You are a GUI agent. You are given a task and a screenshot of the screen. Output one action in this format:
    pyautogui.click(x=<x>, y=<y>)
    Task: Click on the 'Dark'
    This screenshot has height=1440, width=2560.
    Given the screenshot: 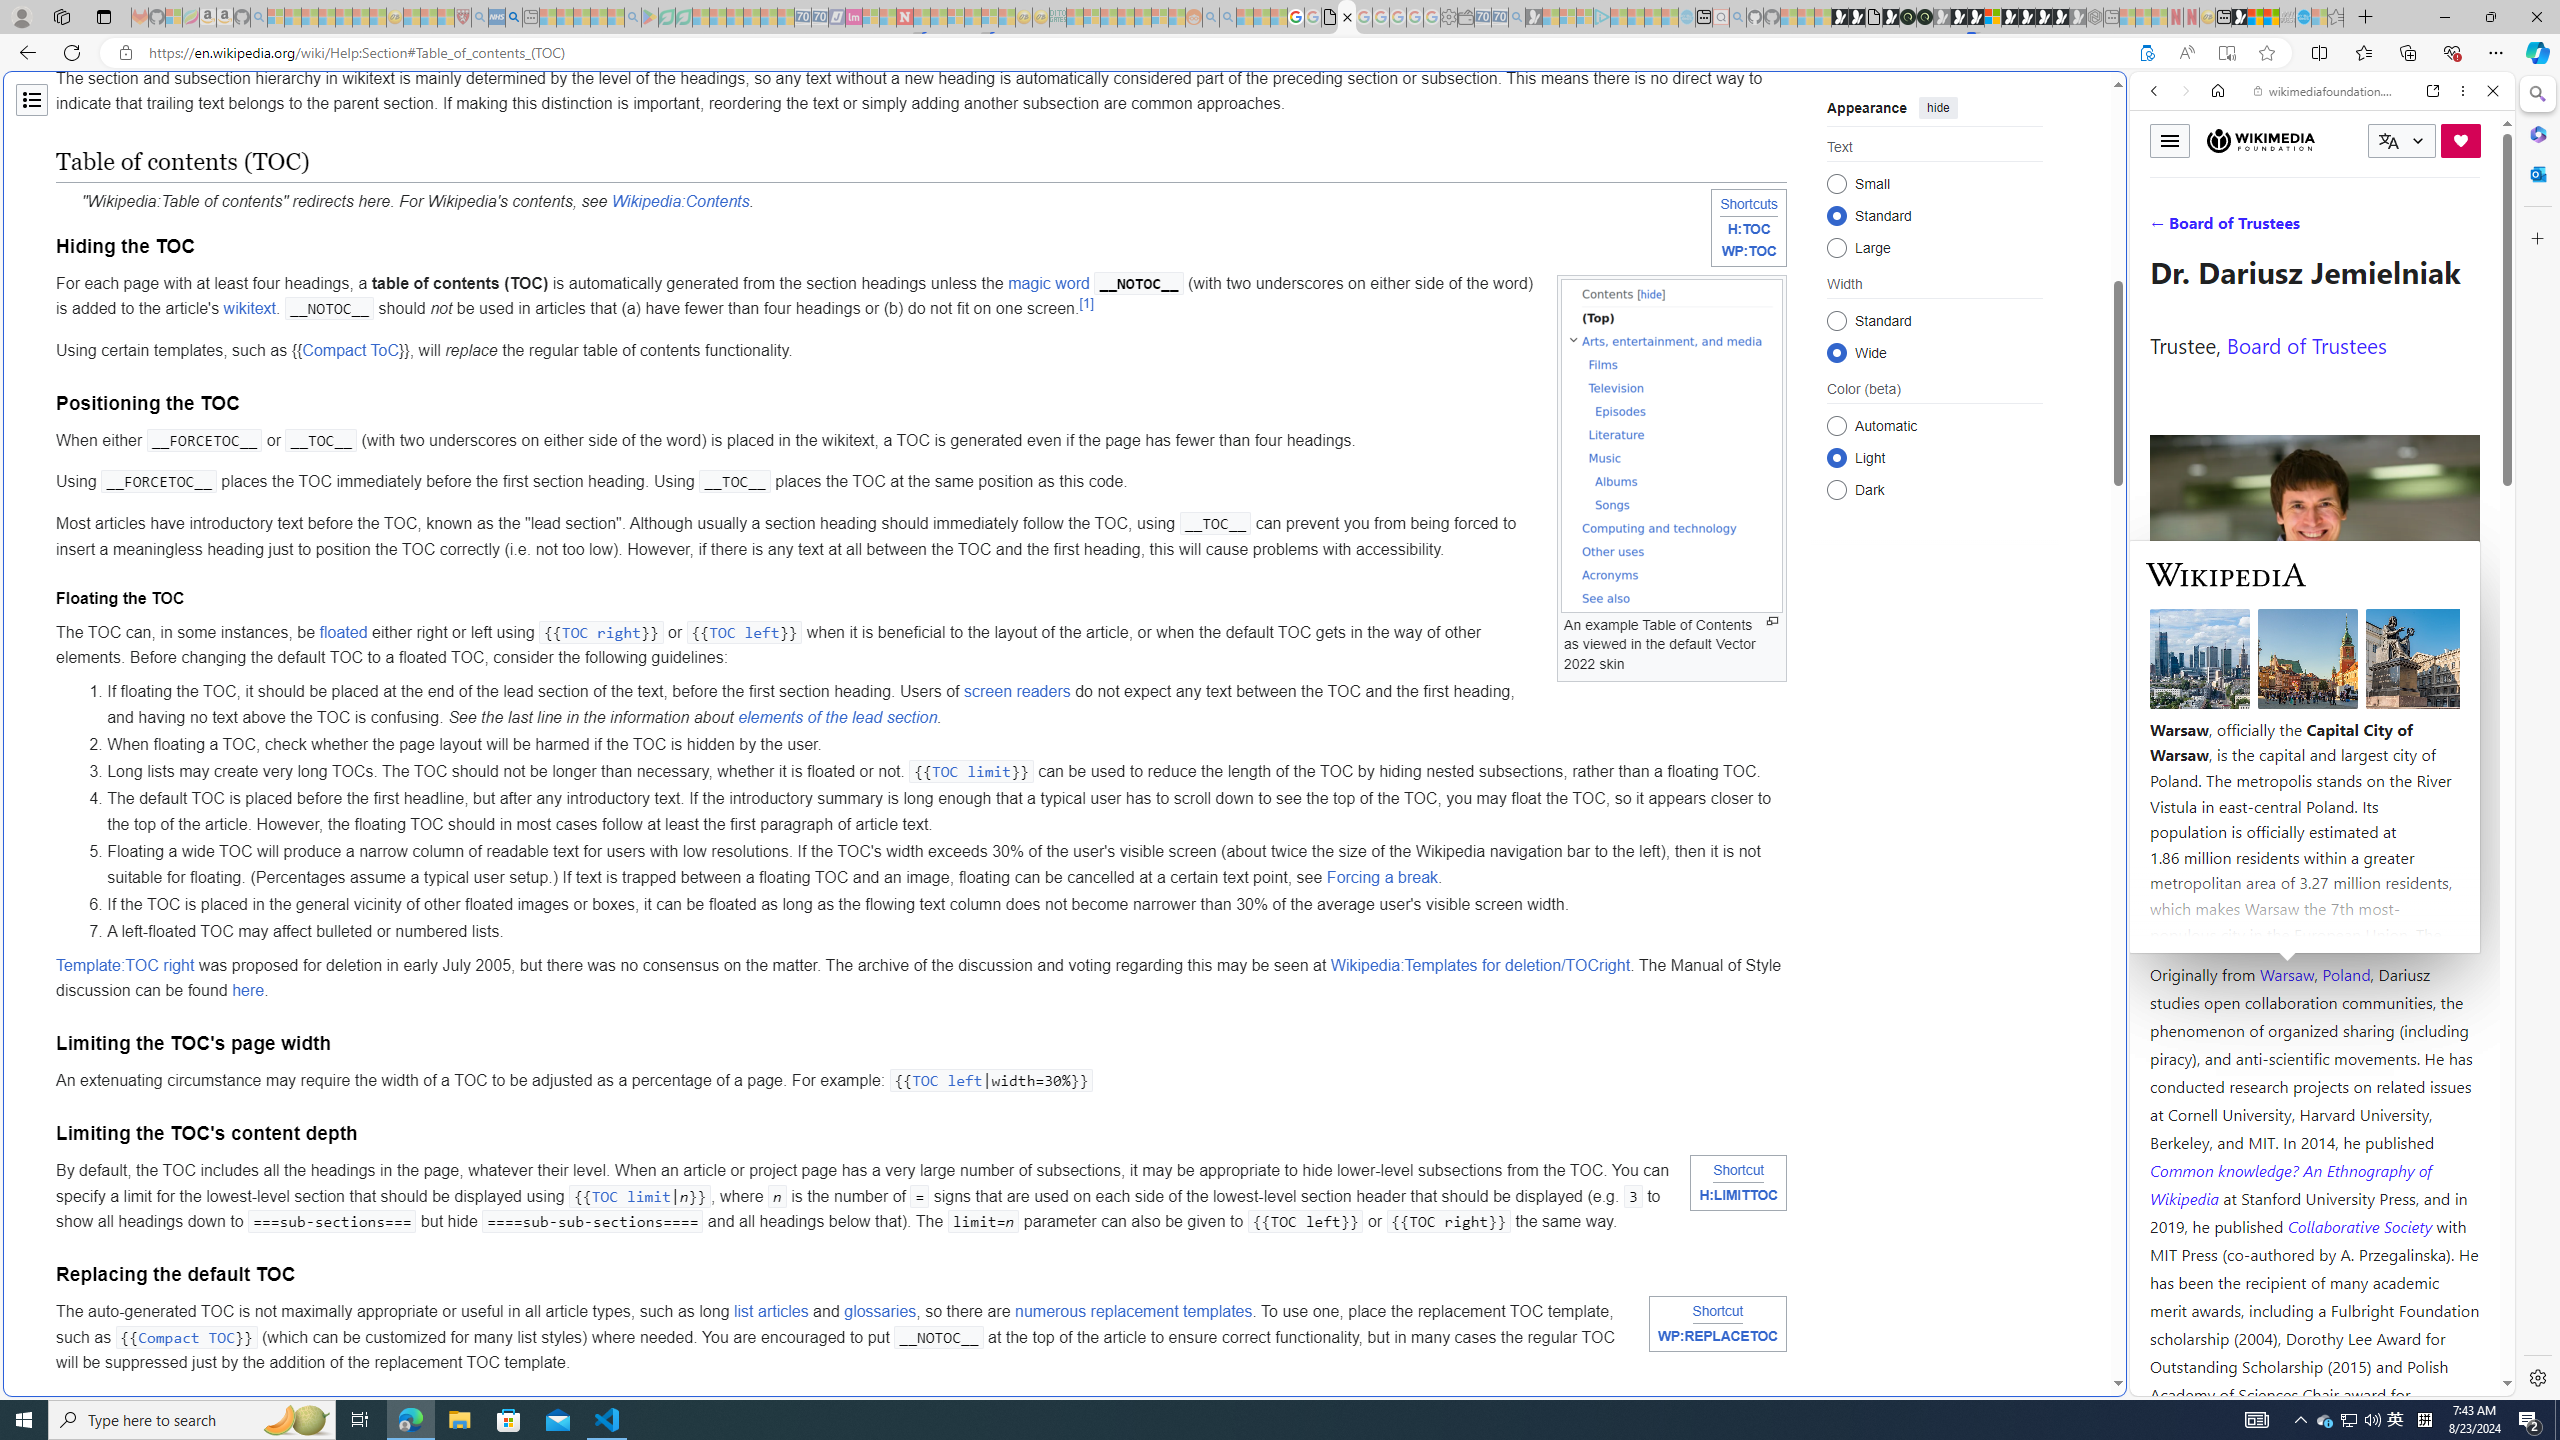 What is the action you would take?
    pyautogui.click(x=1835, y=489)
    